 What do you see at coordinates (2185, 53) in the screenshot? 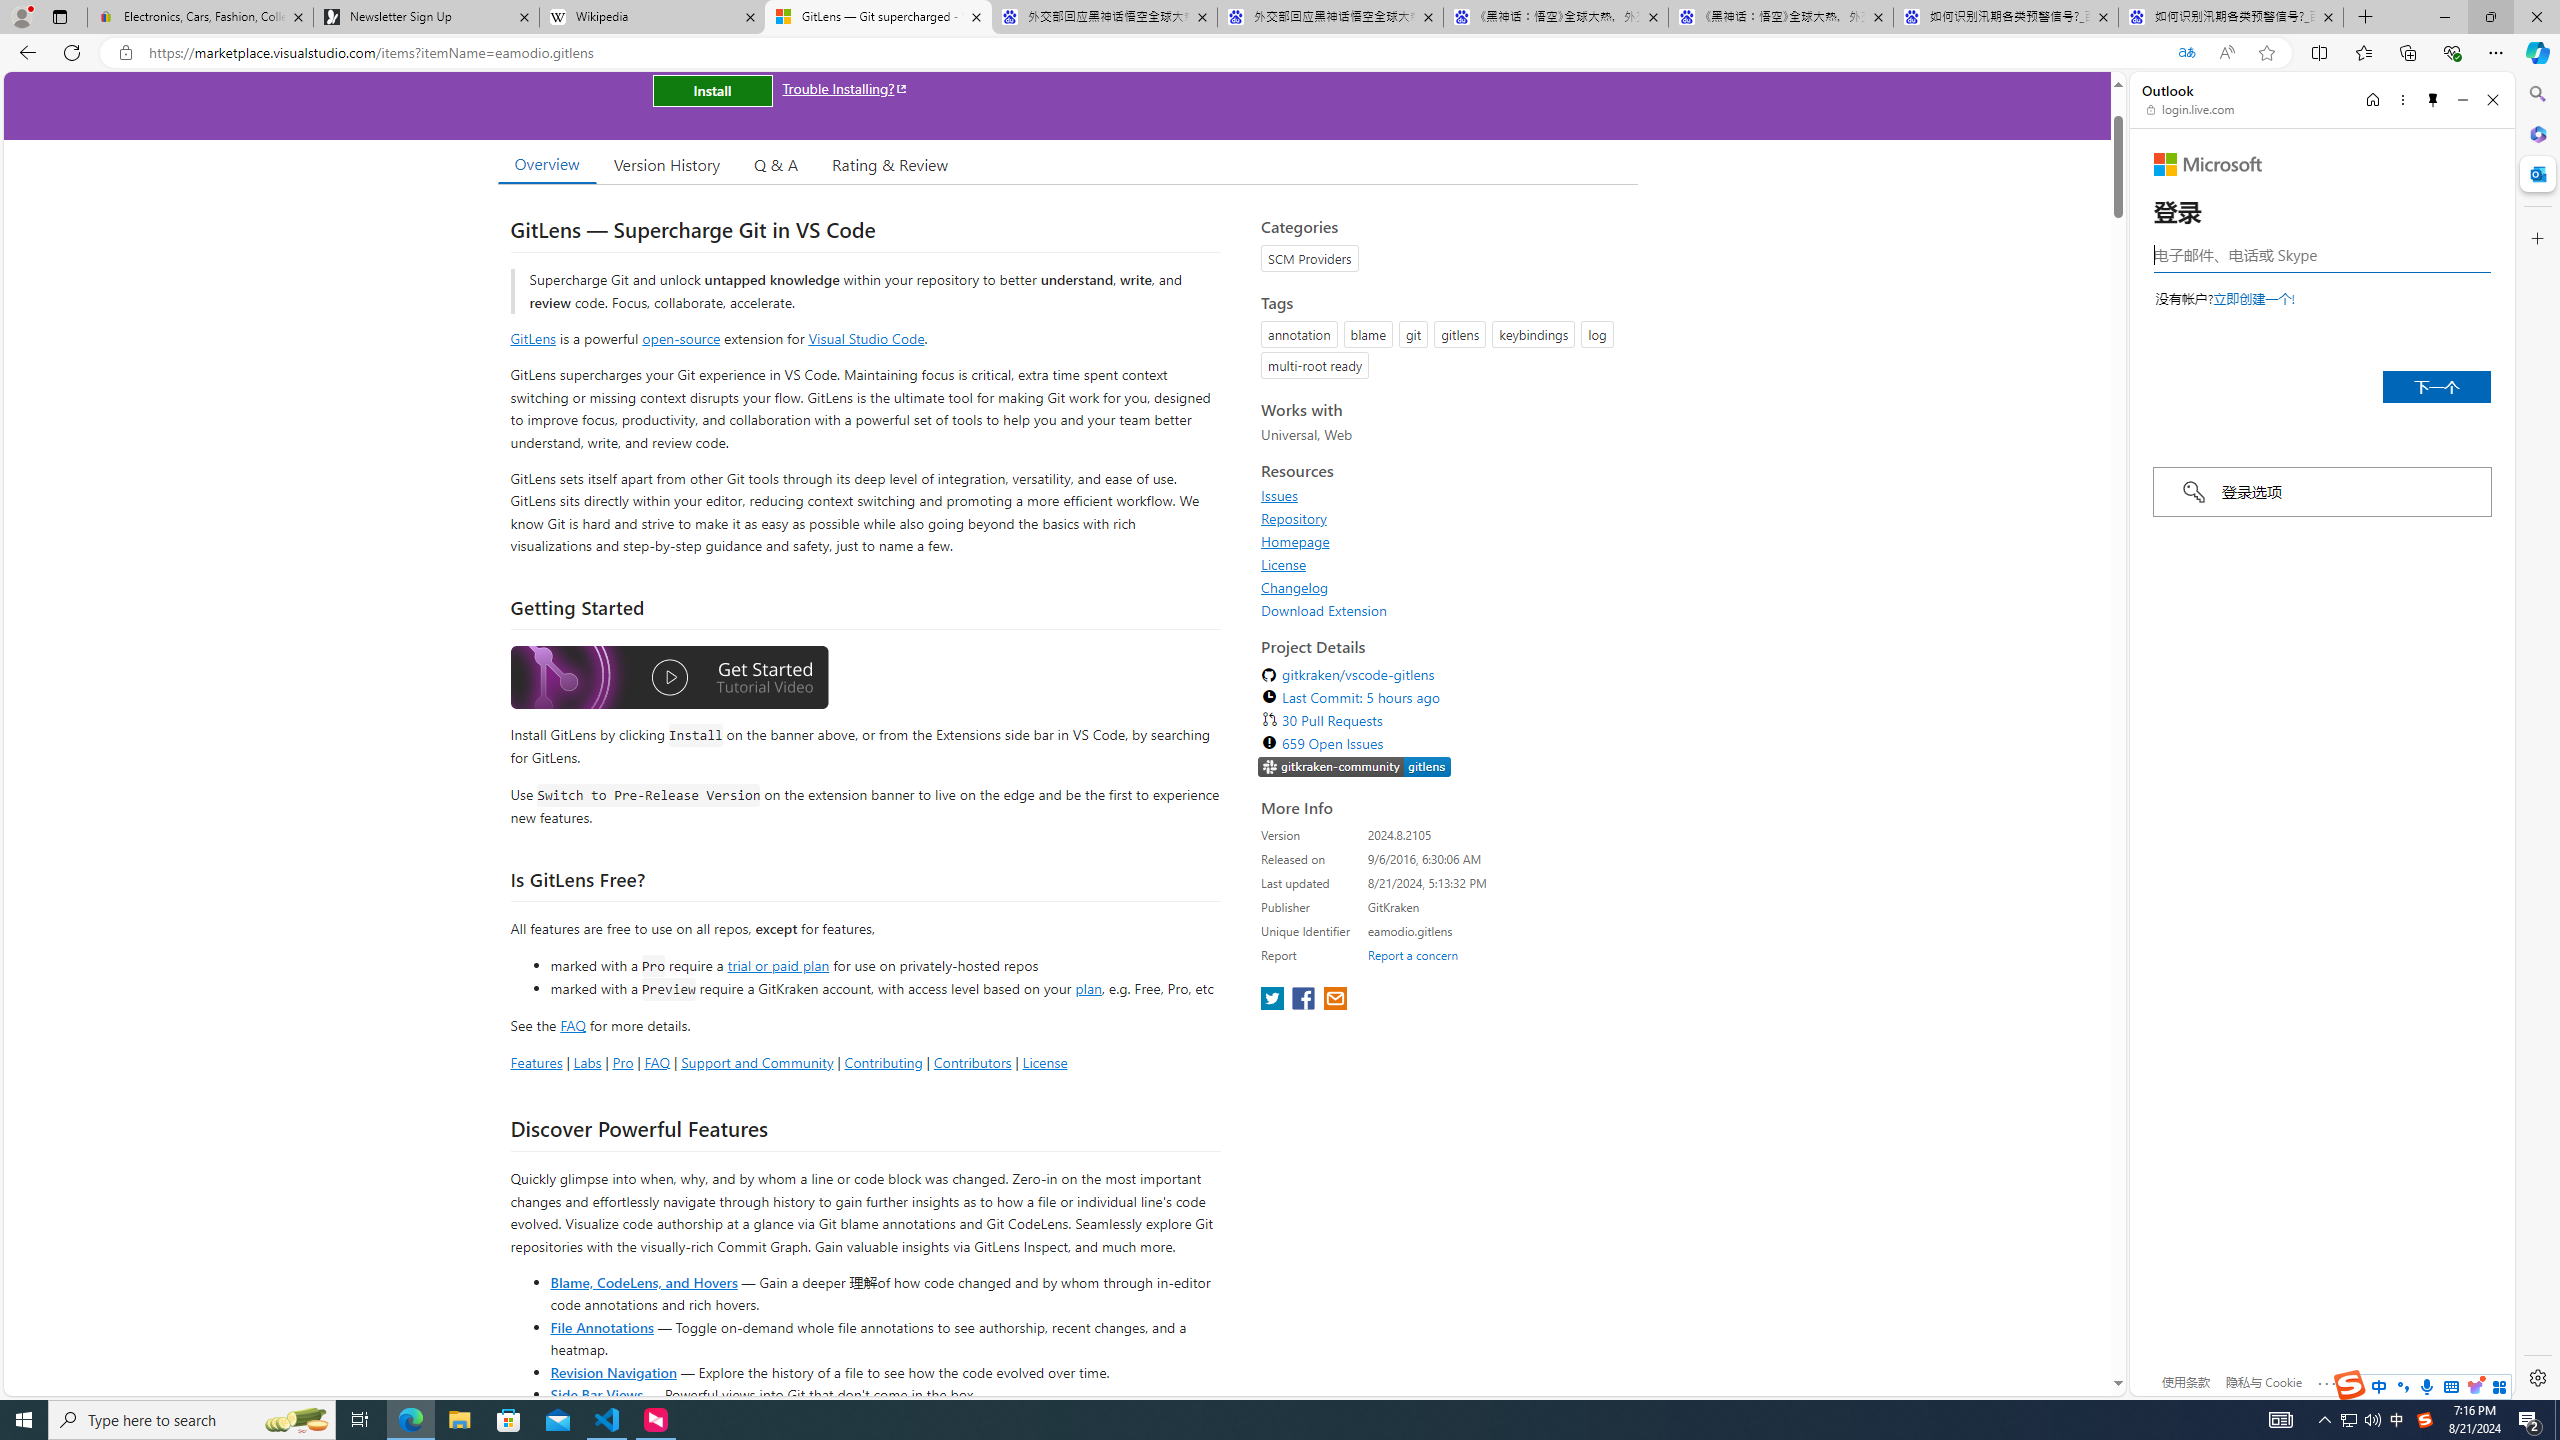
I see `'Translated'` at bounding box center [2185, 53].